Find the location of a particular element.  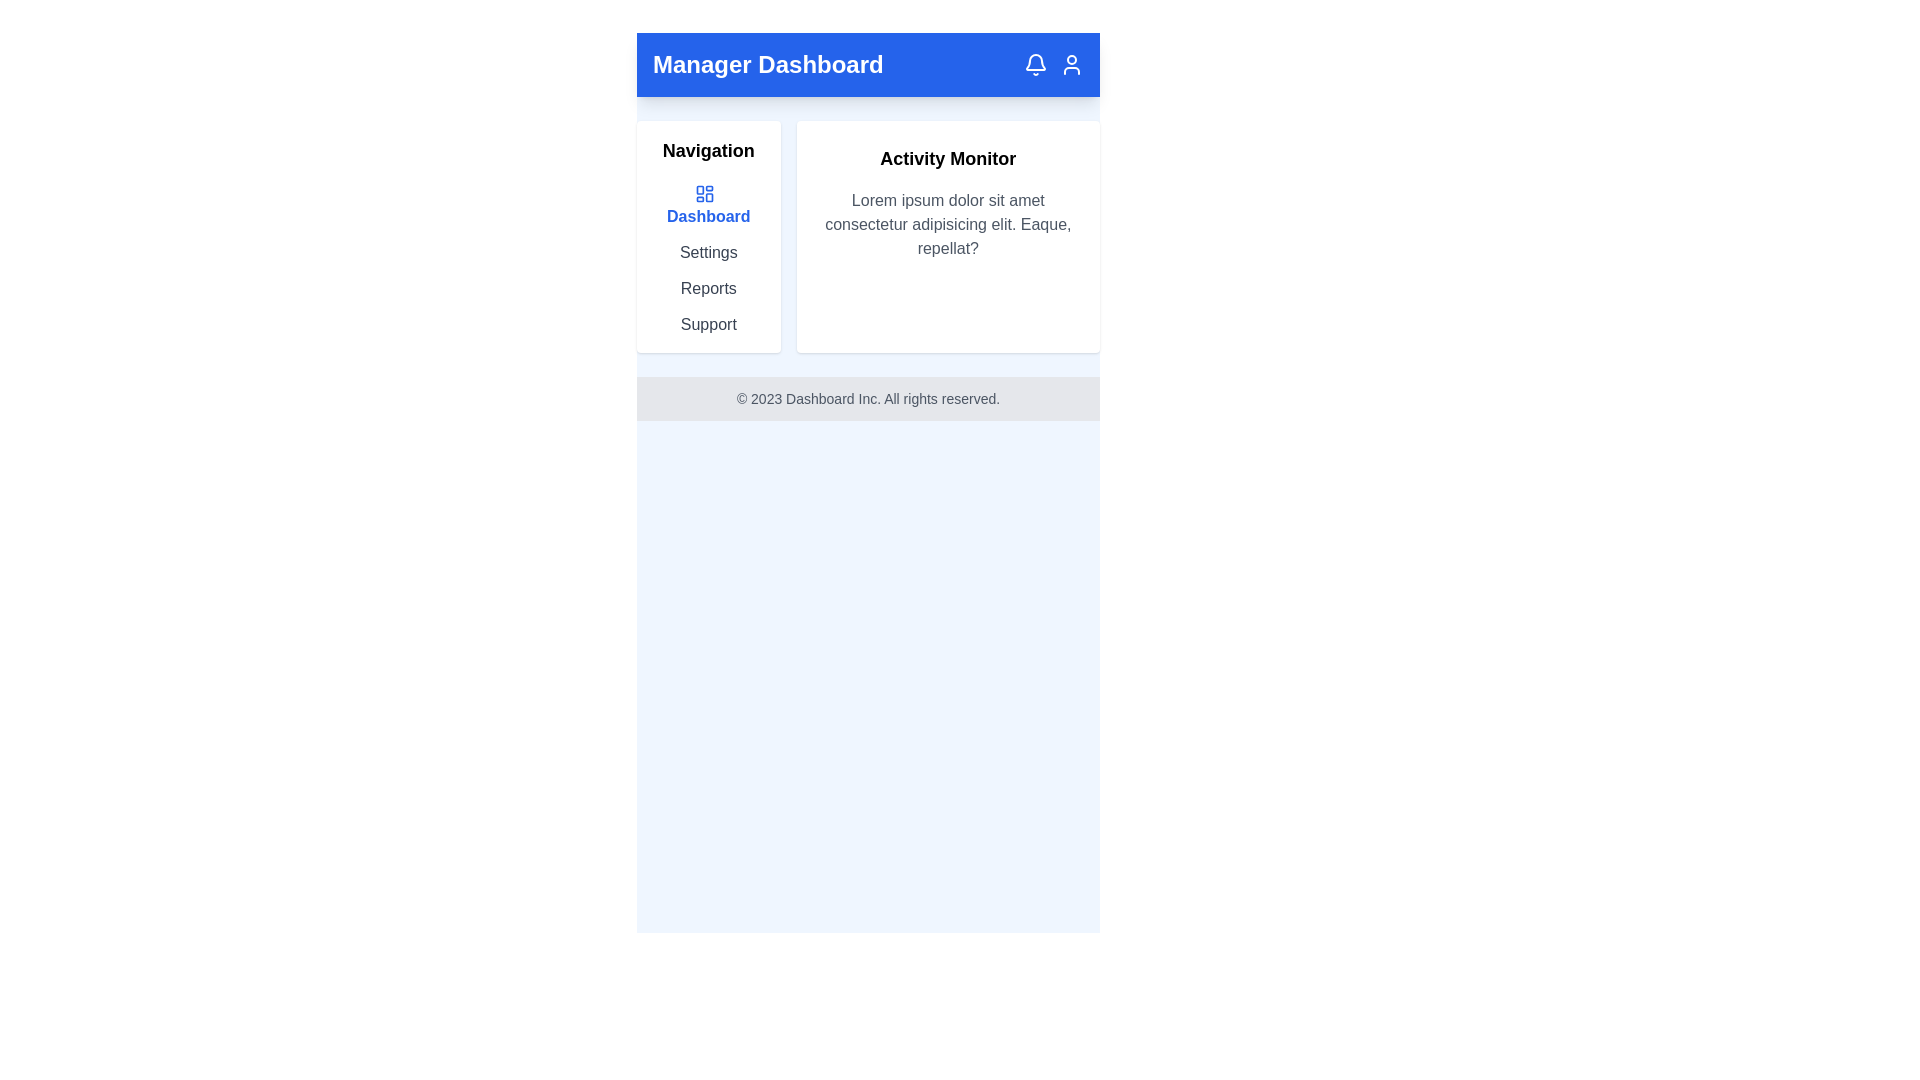

the user profile icon located in the top-right corner of the blue navigation bar to observe style changes is located at coordinates (1070, 64).